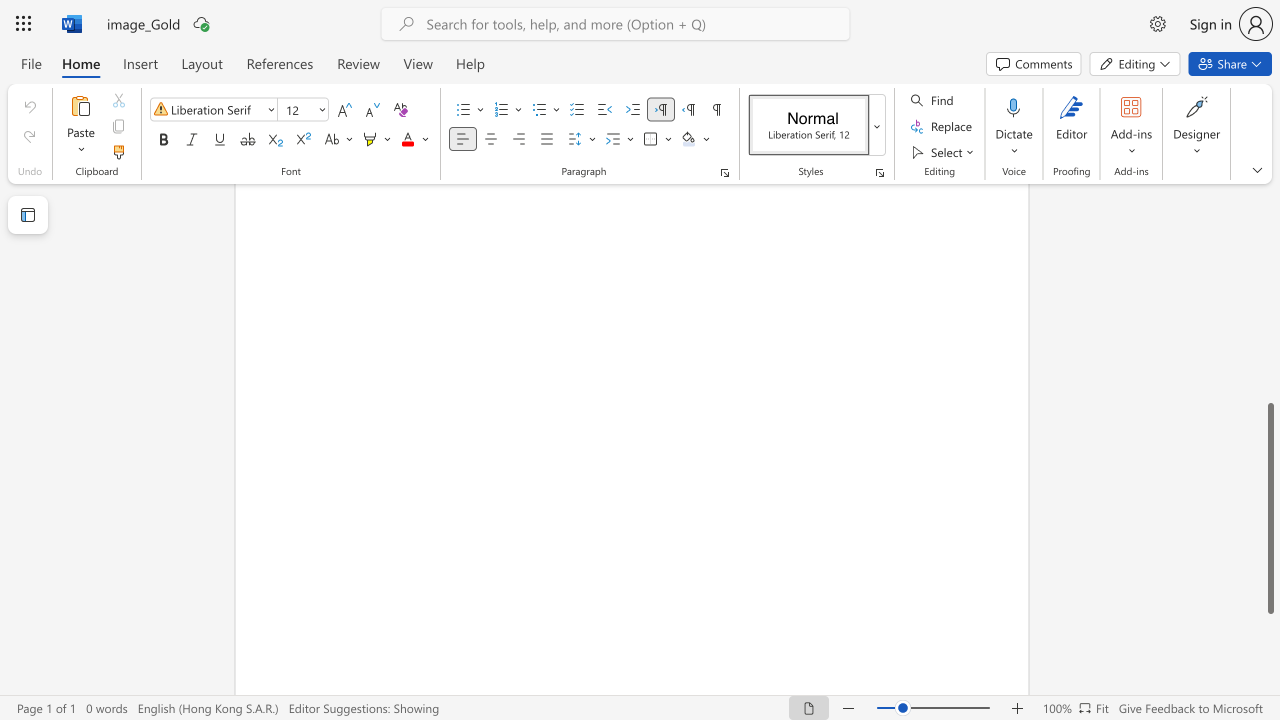 This screenshot has height=720, width=1280. What do you see at coordinates (1269, 507) in the screenshot?
I see `the scrollbar and move up 210 pixels` at bounding box center [1269, 507].